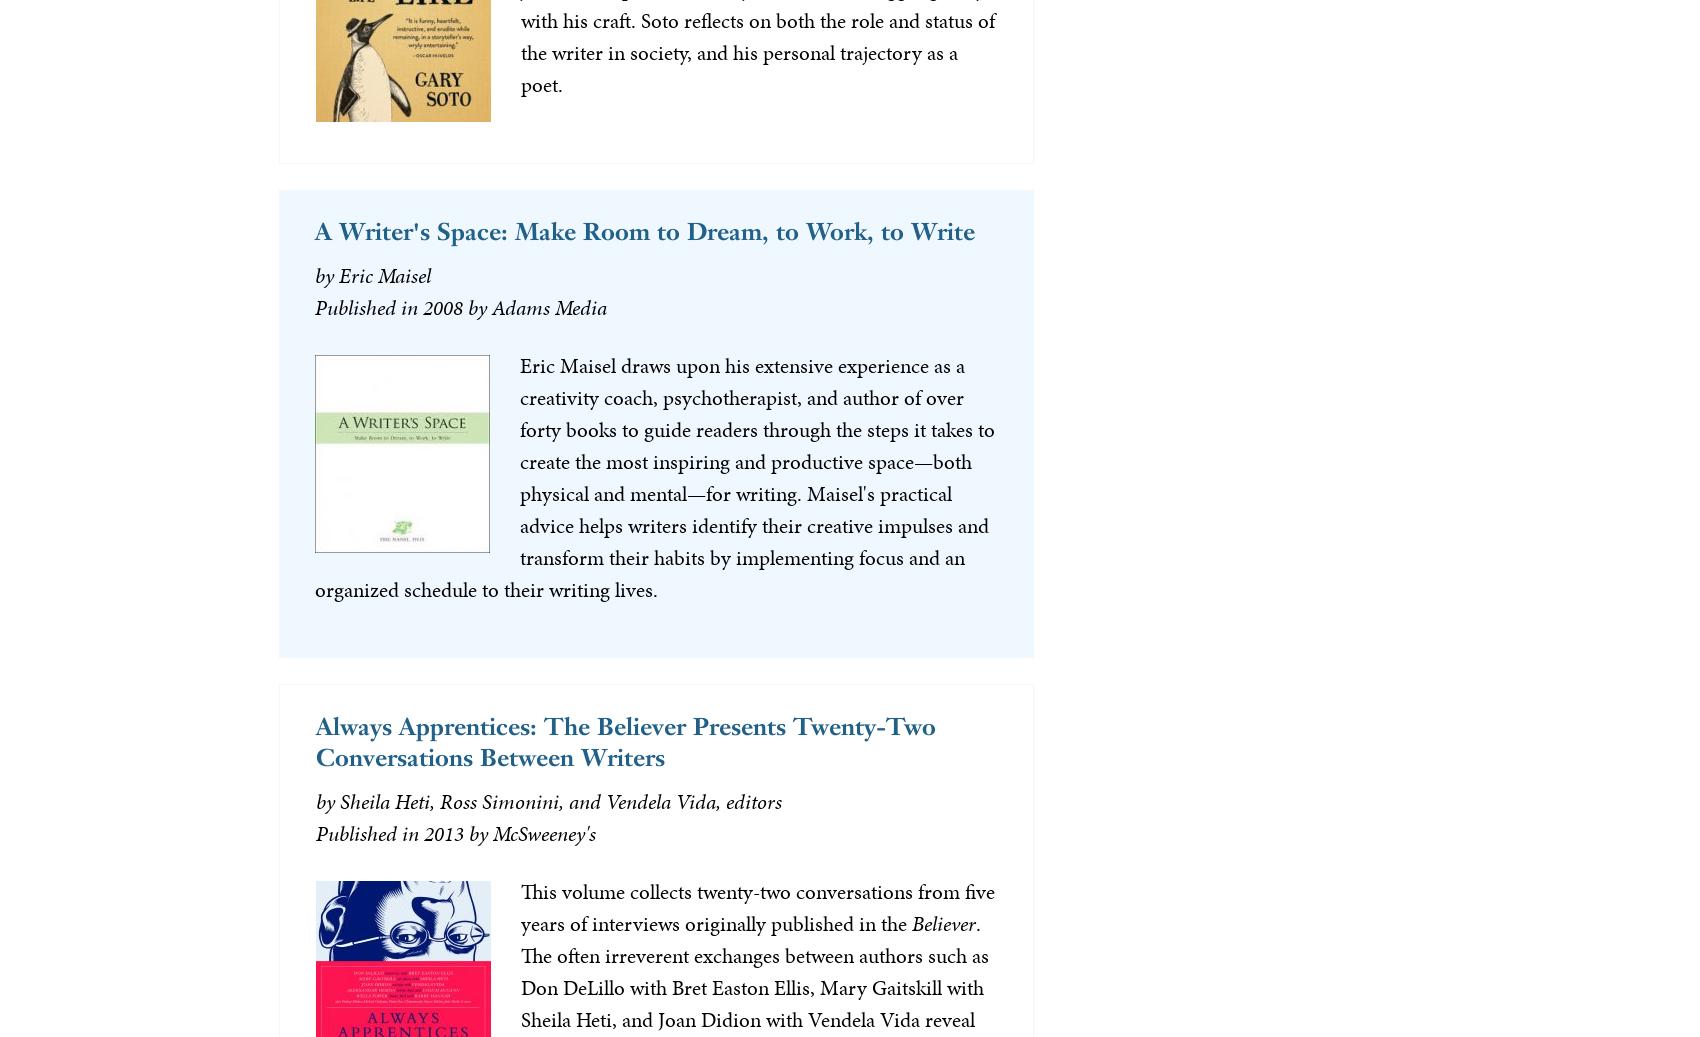 This screenshot has height=1037, width=1700. What do you see at coordinates (443, 833) in the screenshot?
I see `'2013'` at bounding box center [443, 833].